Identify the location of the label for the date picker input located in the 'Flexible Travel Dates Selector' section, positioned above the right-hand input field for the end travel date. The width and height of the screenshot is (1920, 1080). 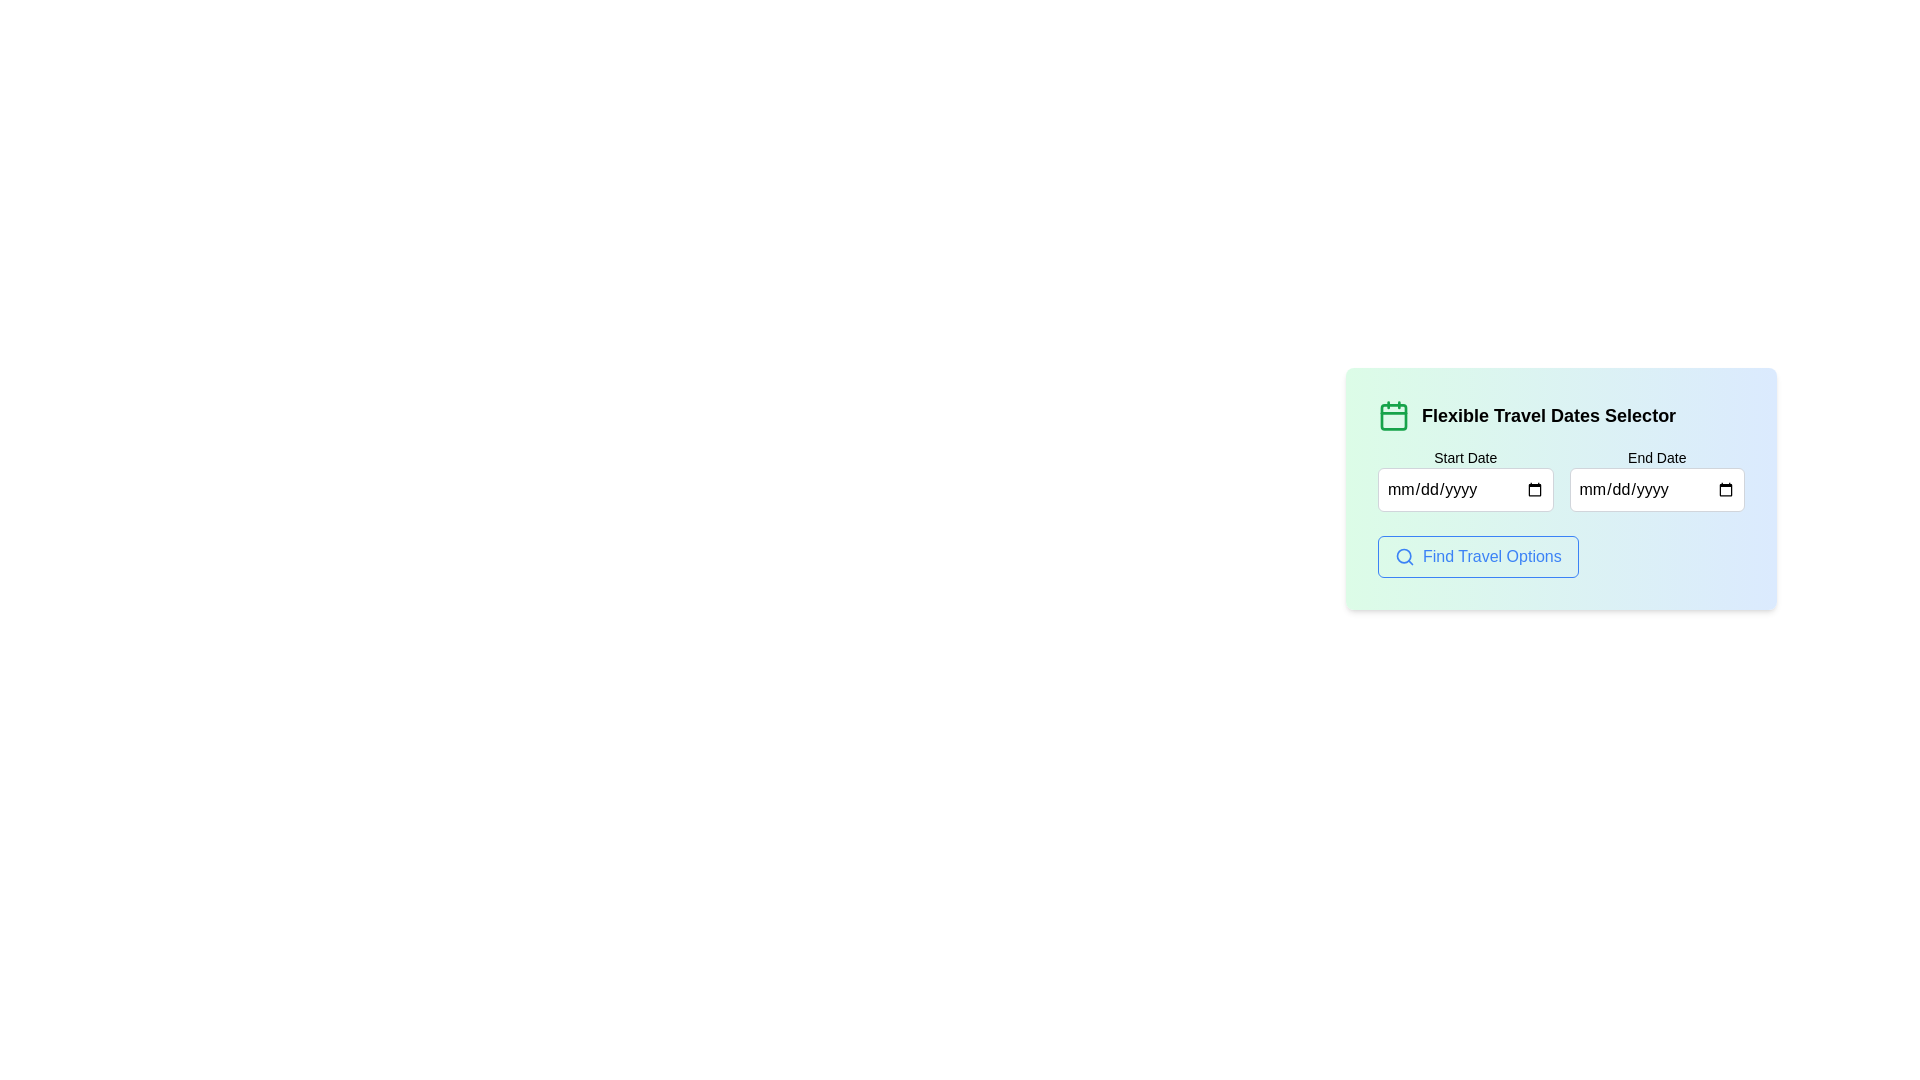
(1657, 458).